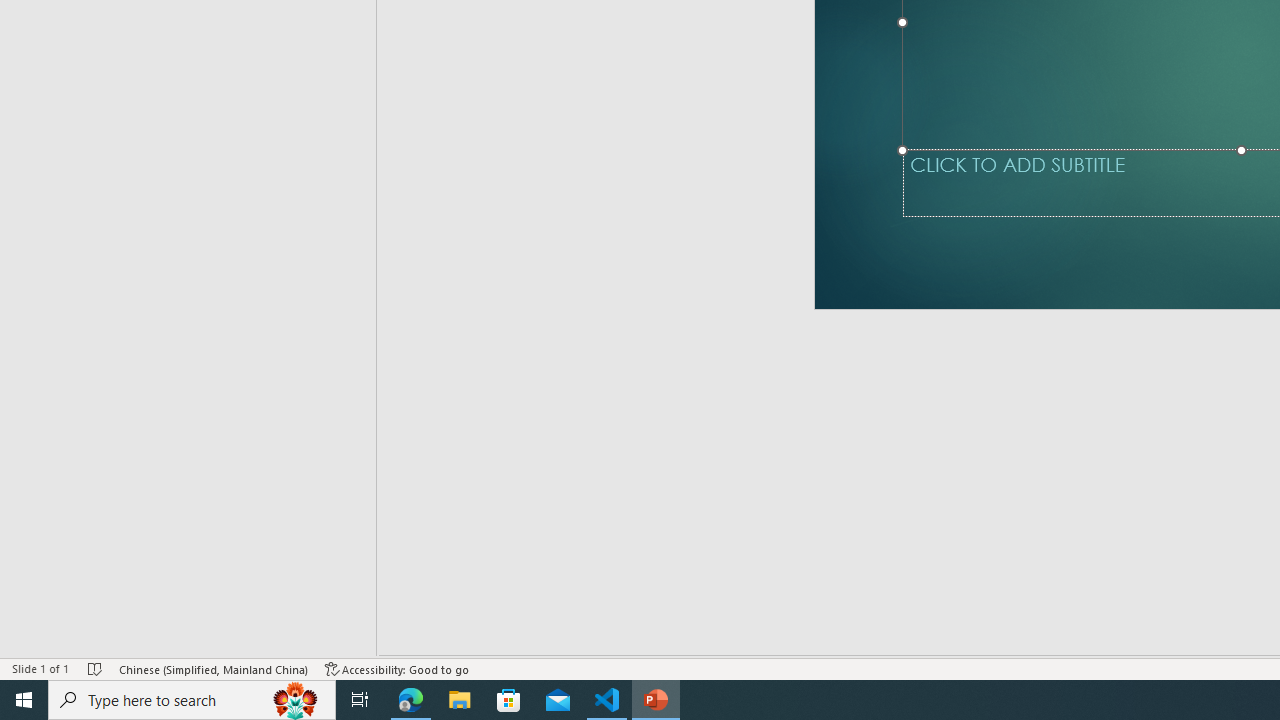 The width and height of the screenshot is (1280, 720). Describe the element at coordinates (359, 698) in the screenshot. I see `'Task View'` at that location.